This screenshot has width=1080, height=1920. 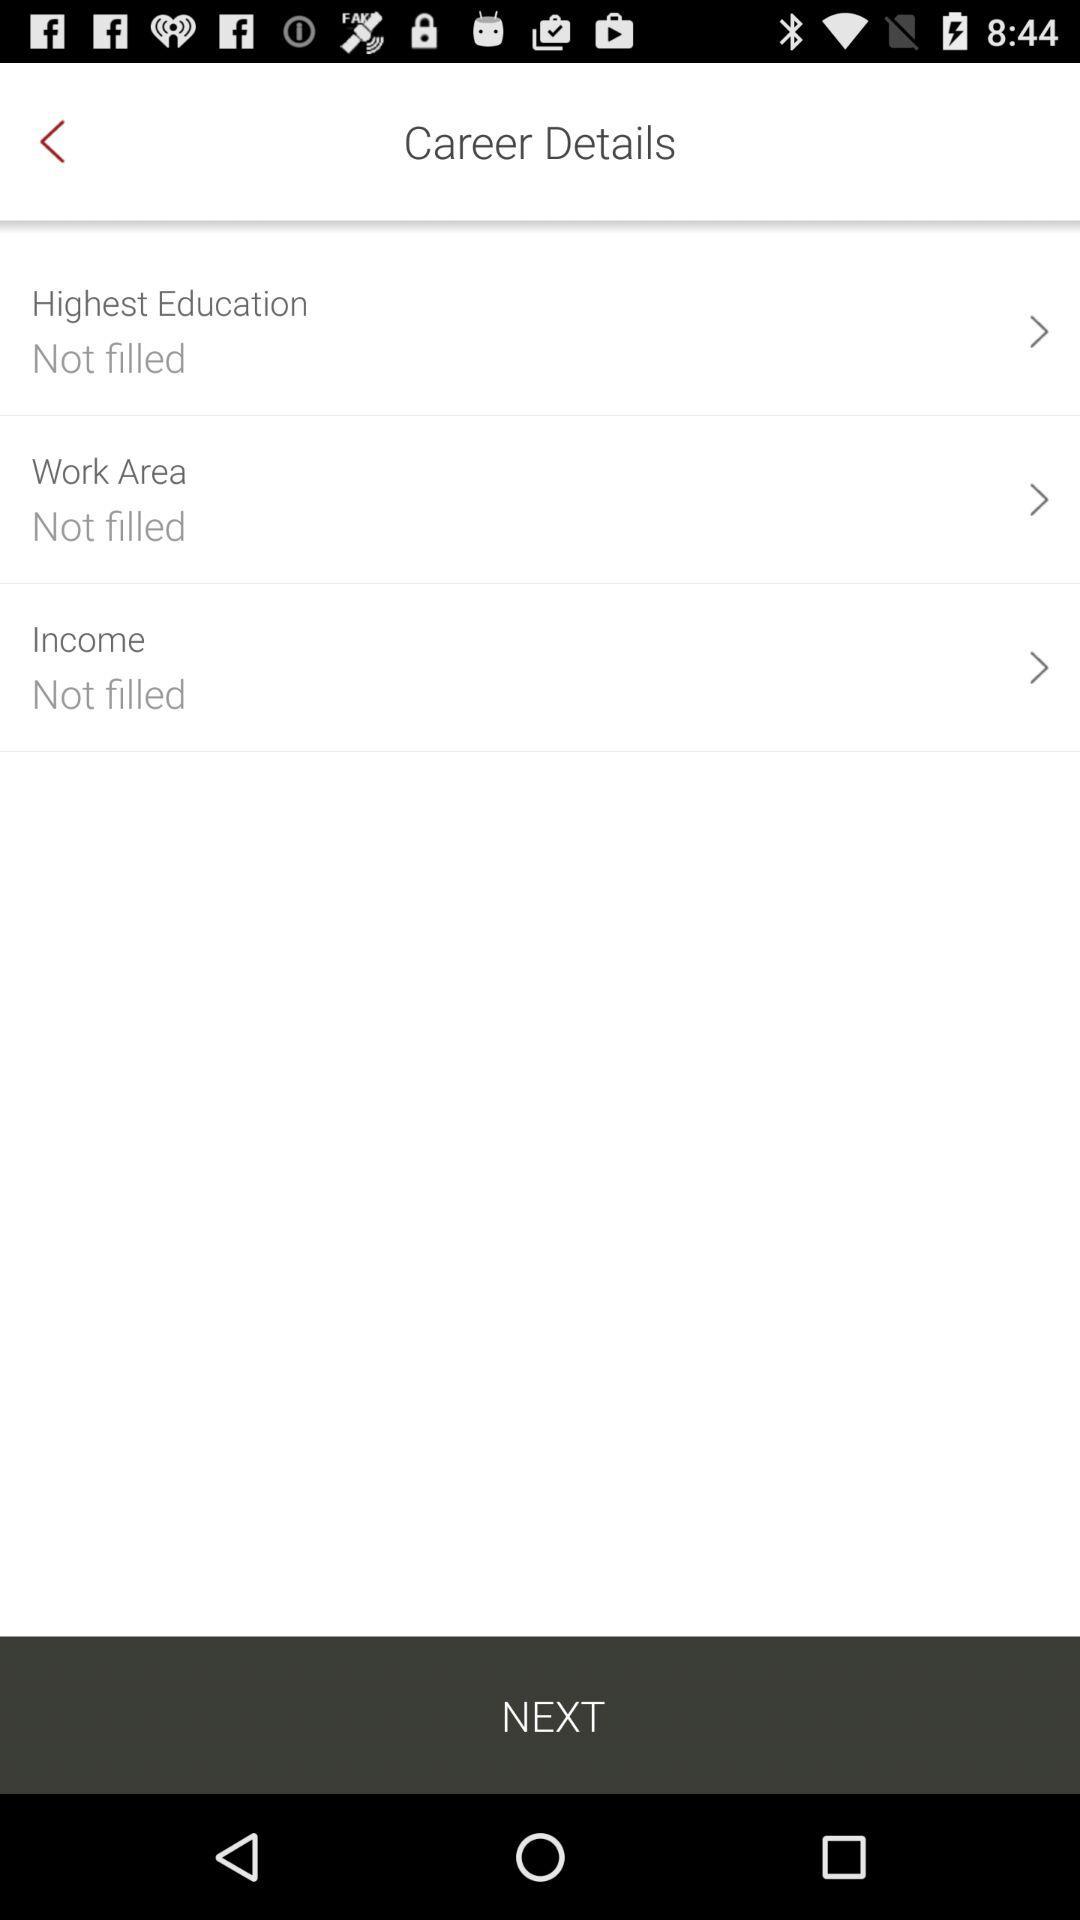 What do you see at coordinates (72, 140) in the screenshot?
I see `the app next to career details item` at bounding box center [72, 140].